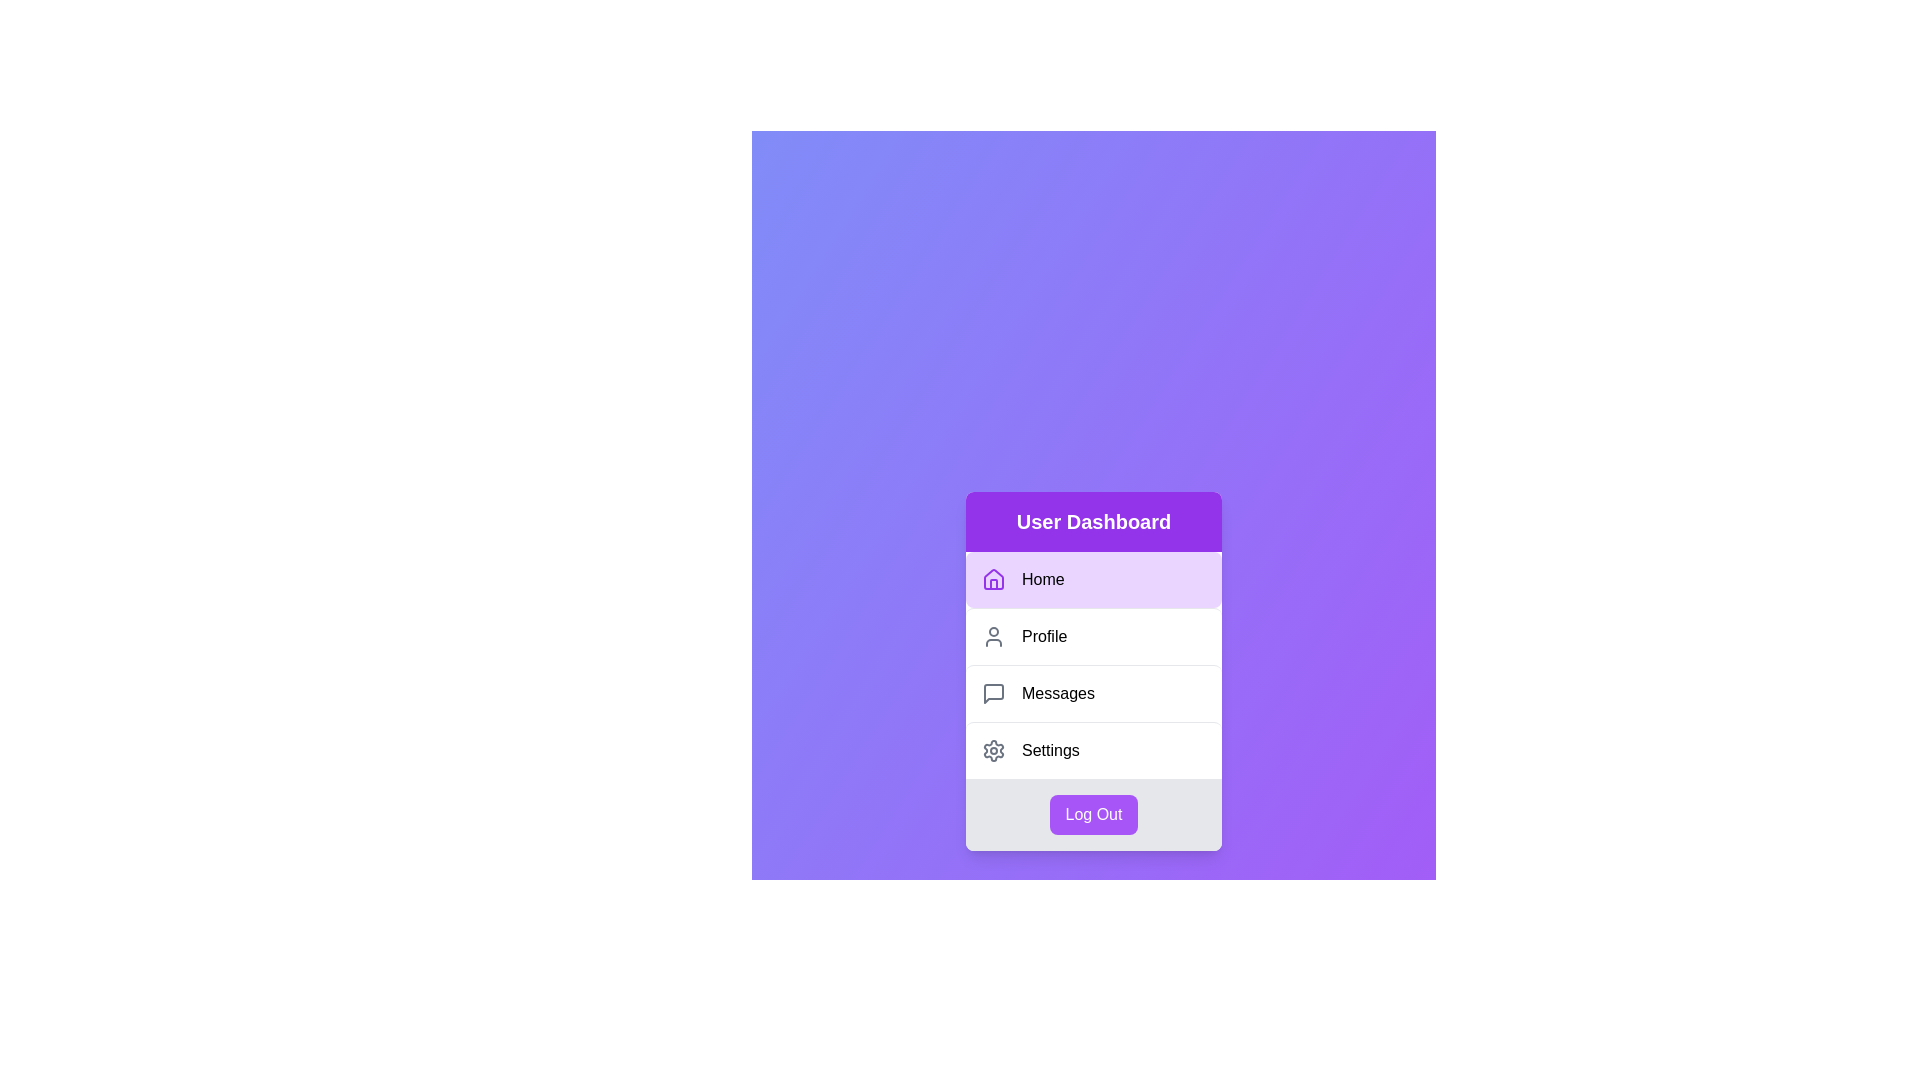 This screenshot has width=1920, height=1080. Describe the element at coordinates (1093, 579) in the screenshot. I see `the menu item Home` at that location.